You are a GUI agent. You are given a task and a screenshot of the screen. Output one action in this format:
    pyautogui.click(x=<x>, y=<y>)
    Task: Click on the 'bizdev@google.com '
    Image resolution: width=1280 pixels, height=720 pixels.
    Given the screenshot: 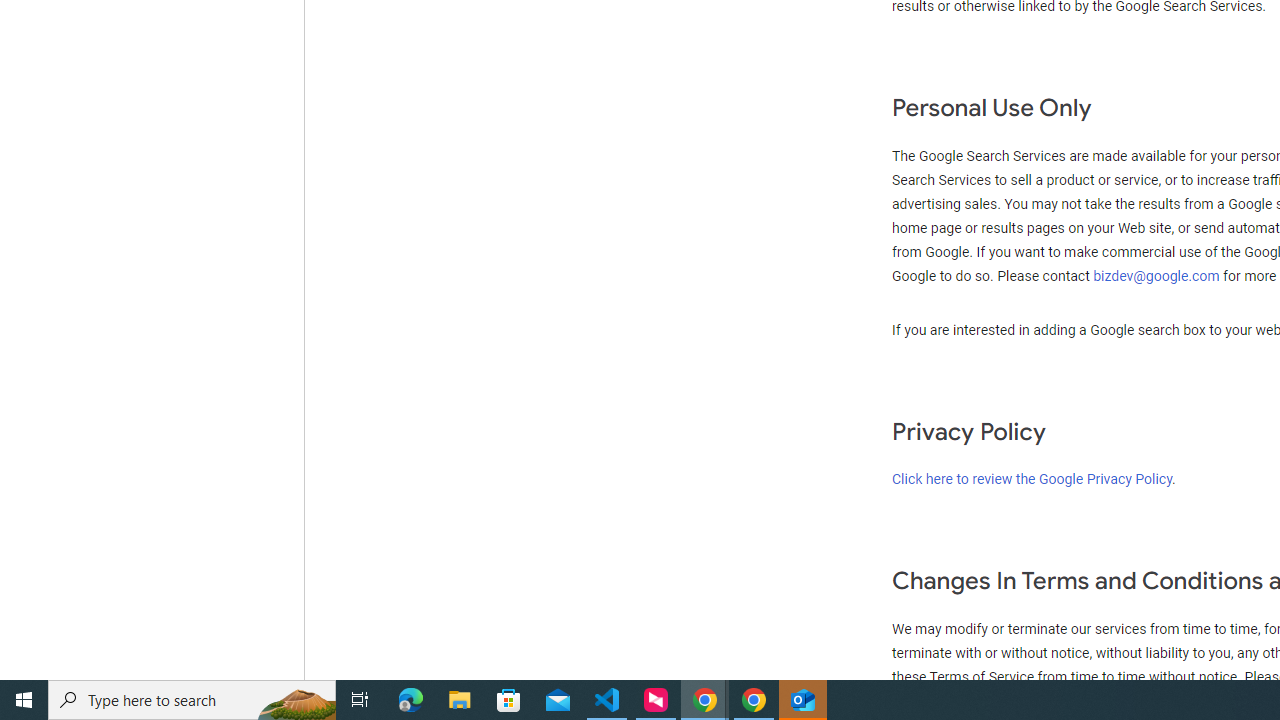 What is the action you would take?
    pyautogui.click(x=1158, y=276)
    